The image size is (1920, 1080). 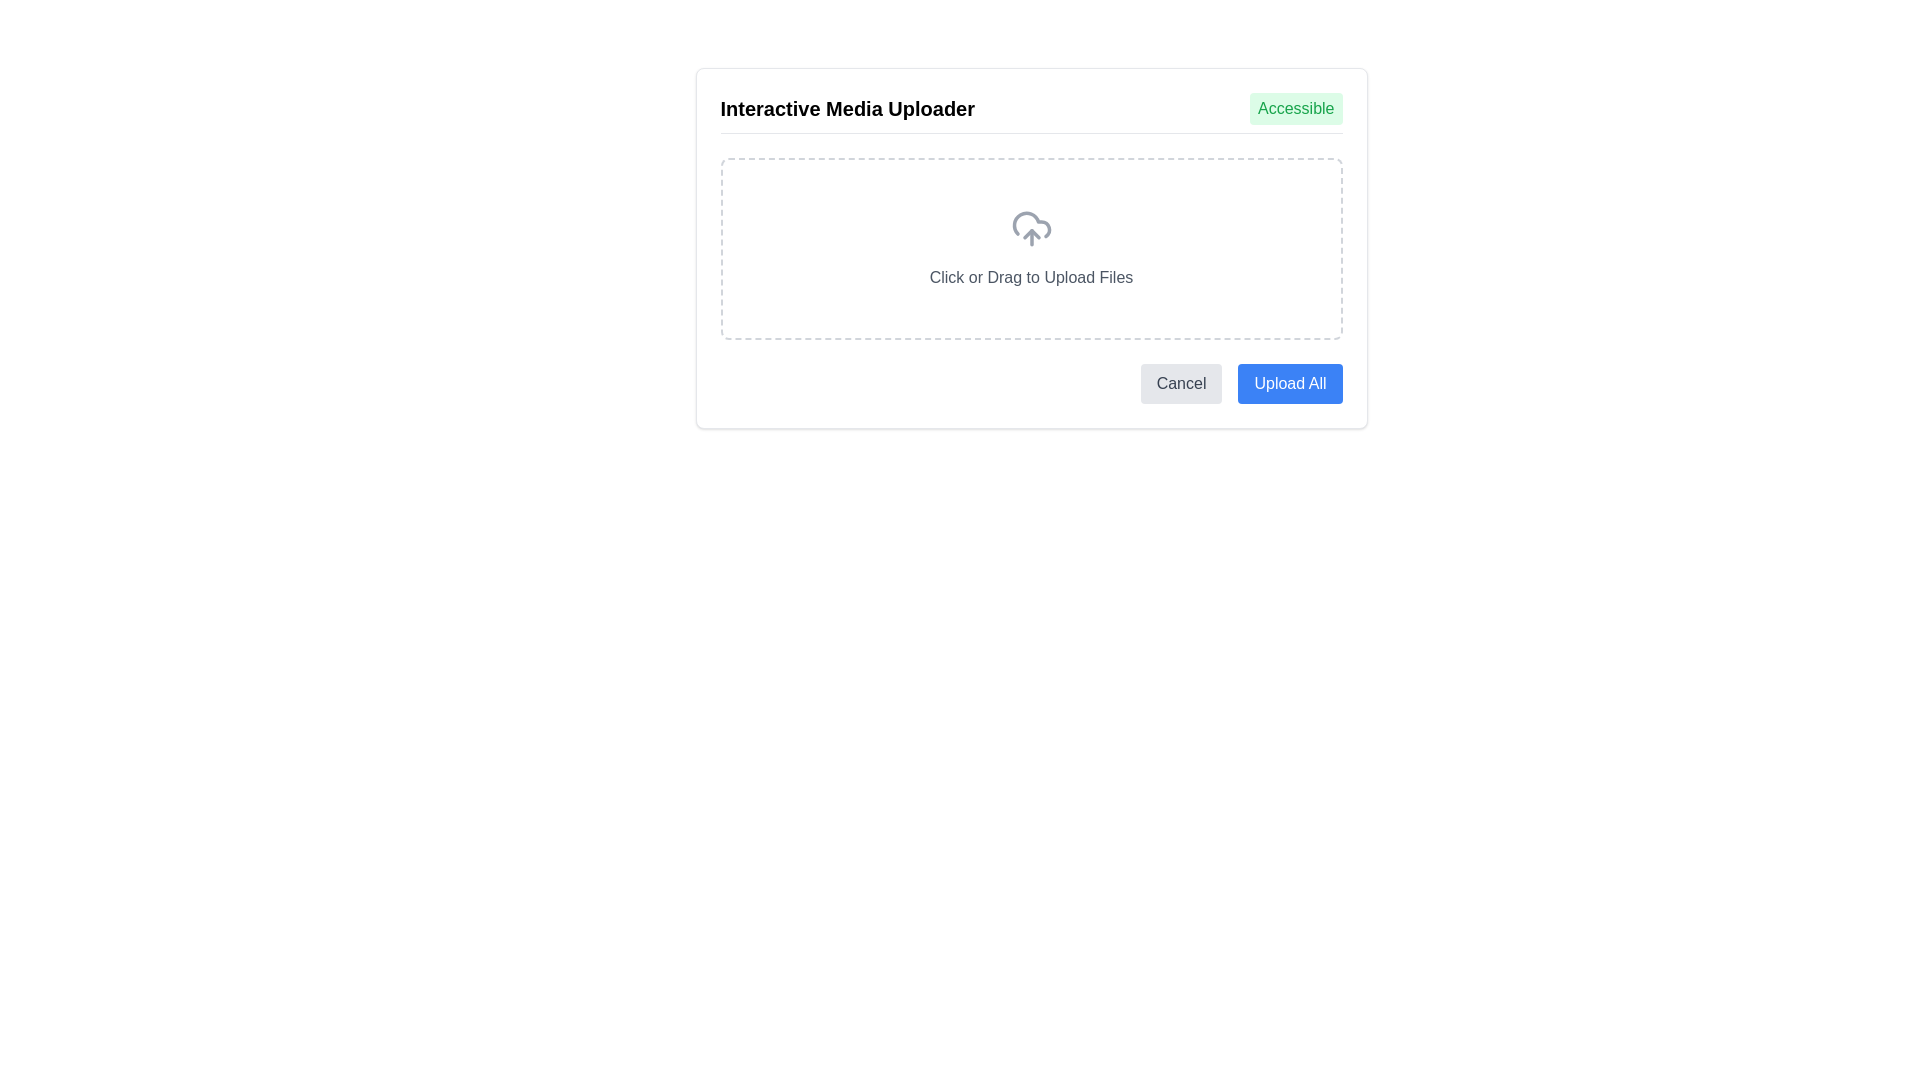 What do you see at coordinates (1031, 277) in the screenshot?
I see `text component that instructs users to 'Click or Drag to Upload Files', styled in gray color and positioned below the cloud upload icon` at bounding box center [1031, 277].